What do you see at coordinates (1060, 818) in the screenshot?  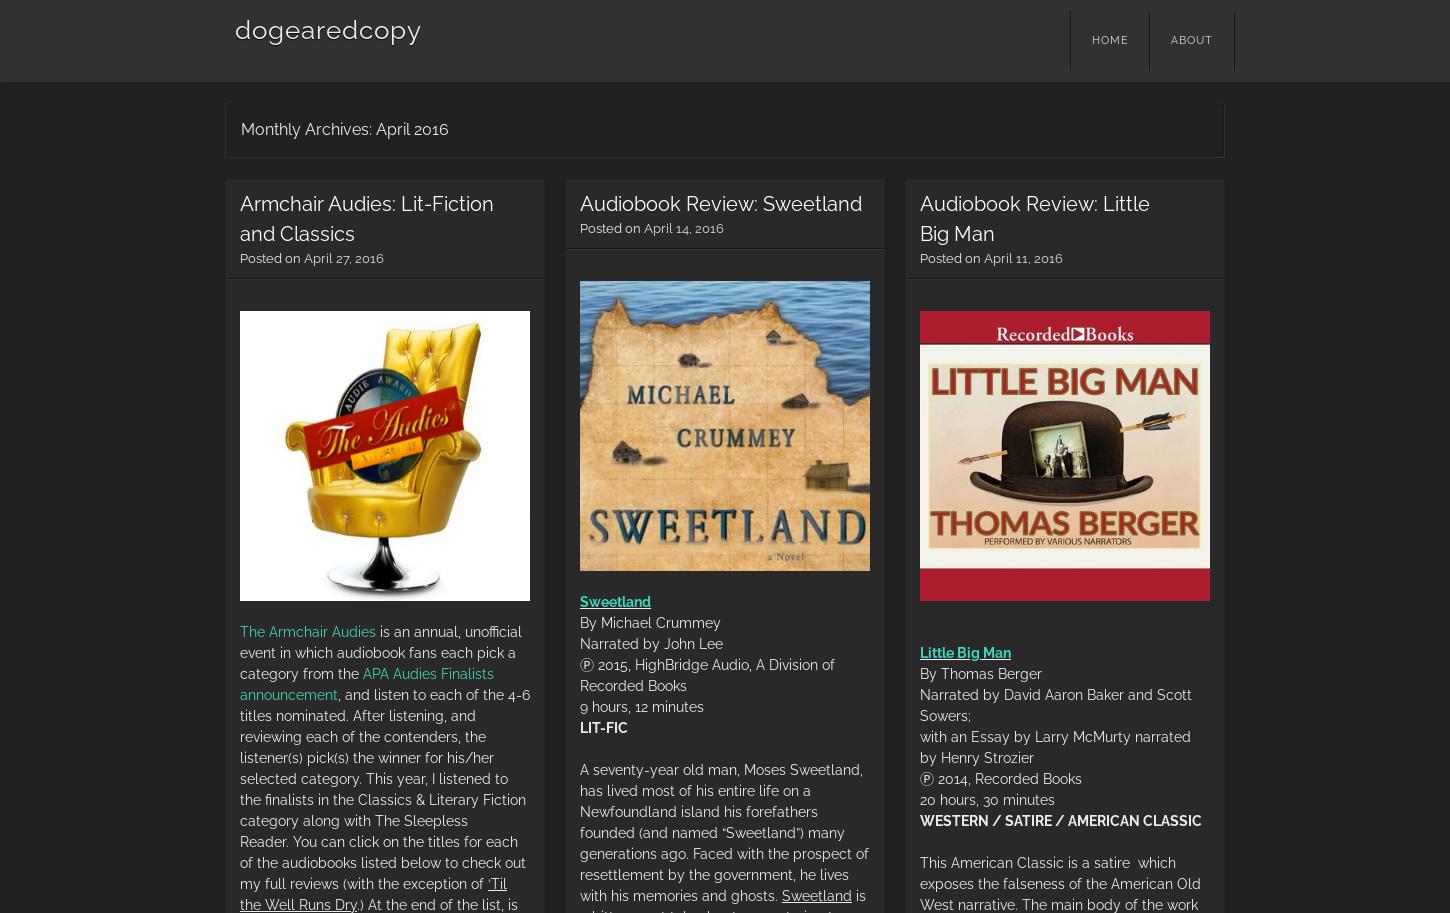 I see `'WESTERN / SATIRE / AMERICAN CLASSIC'` at bounding box center [1060, 818].